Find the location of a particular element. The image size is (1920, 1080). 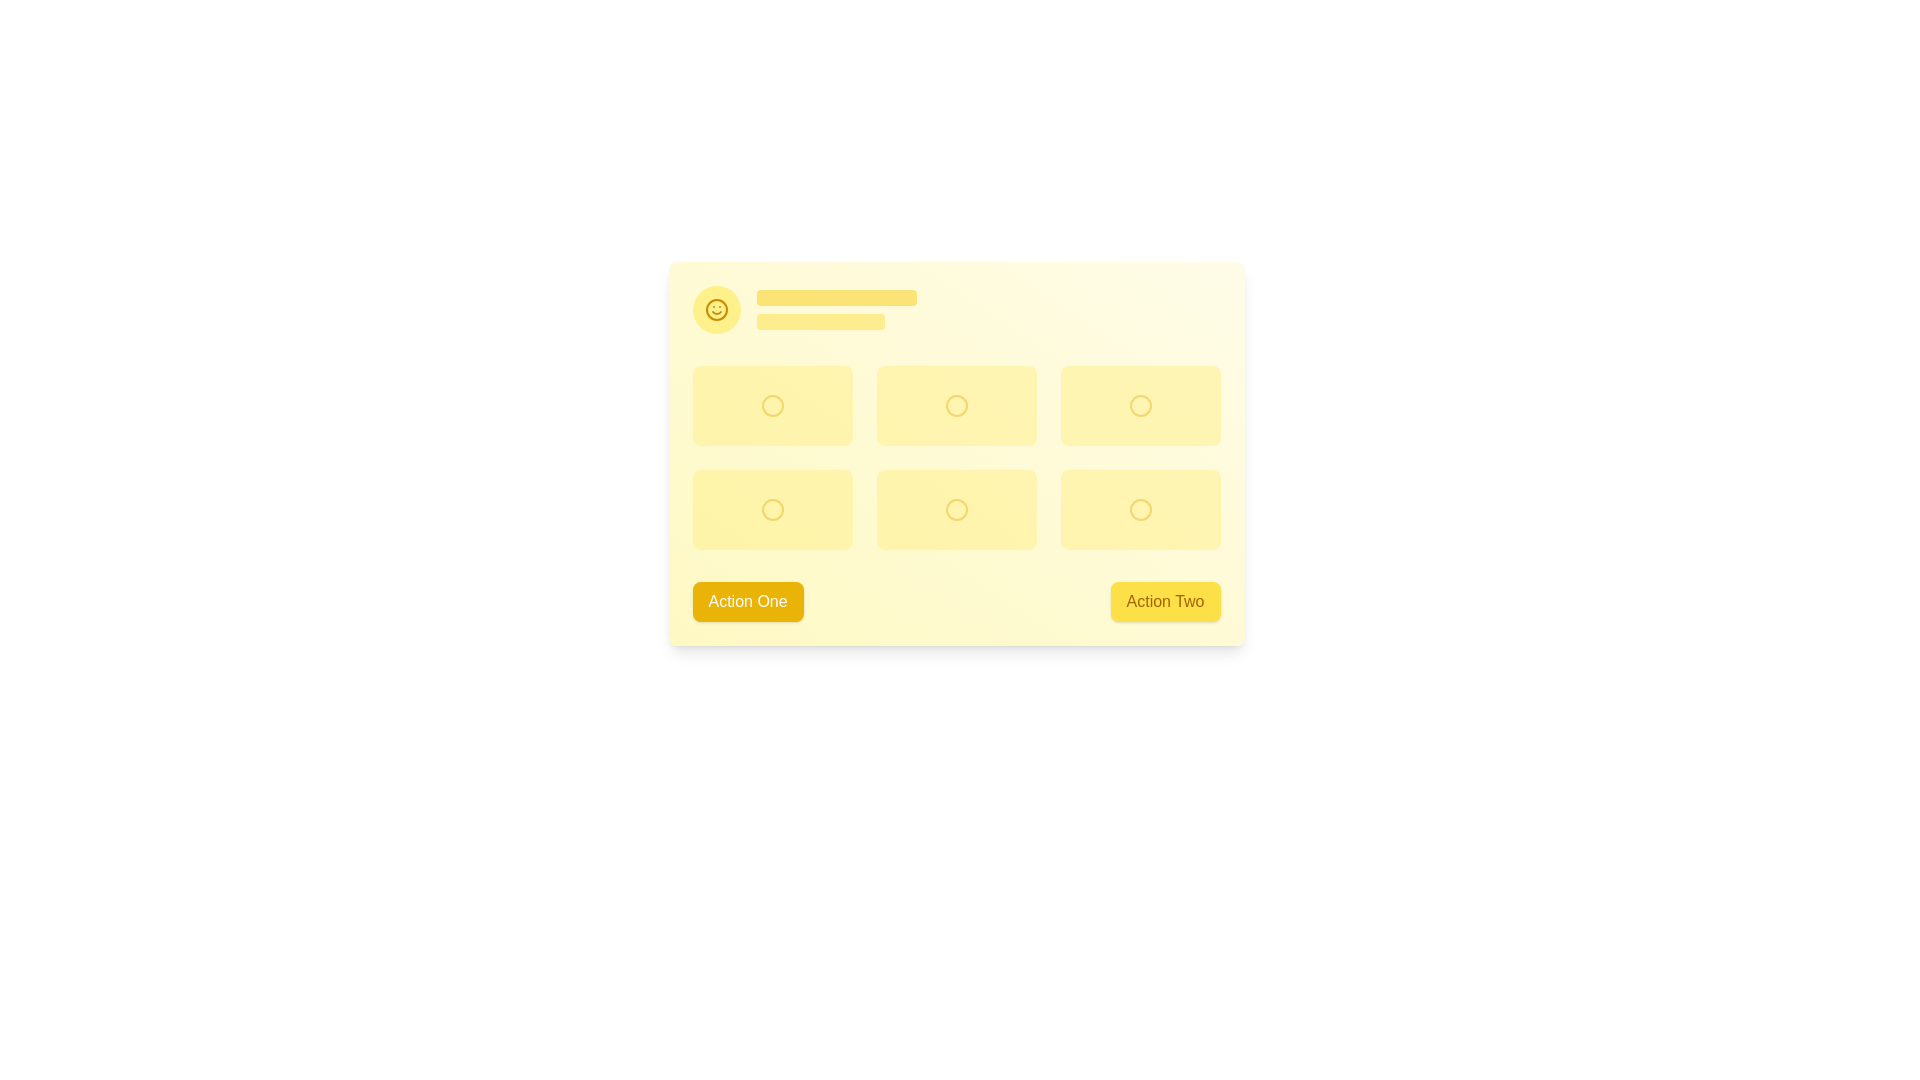

topmost horizontal row component containing a badge and placeholder text blocks, which serves as a representation of yet-to-be-loaded user detail is located at coordinates (955, 309).